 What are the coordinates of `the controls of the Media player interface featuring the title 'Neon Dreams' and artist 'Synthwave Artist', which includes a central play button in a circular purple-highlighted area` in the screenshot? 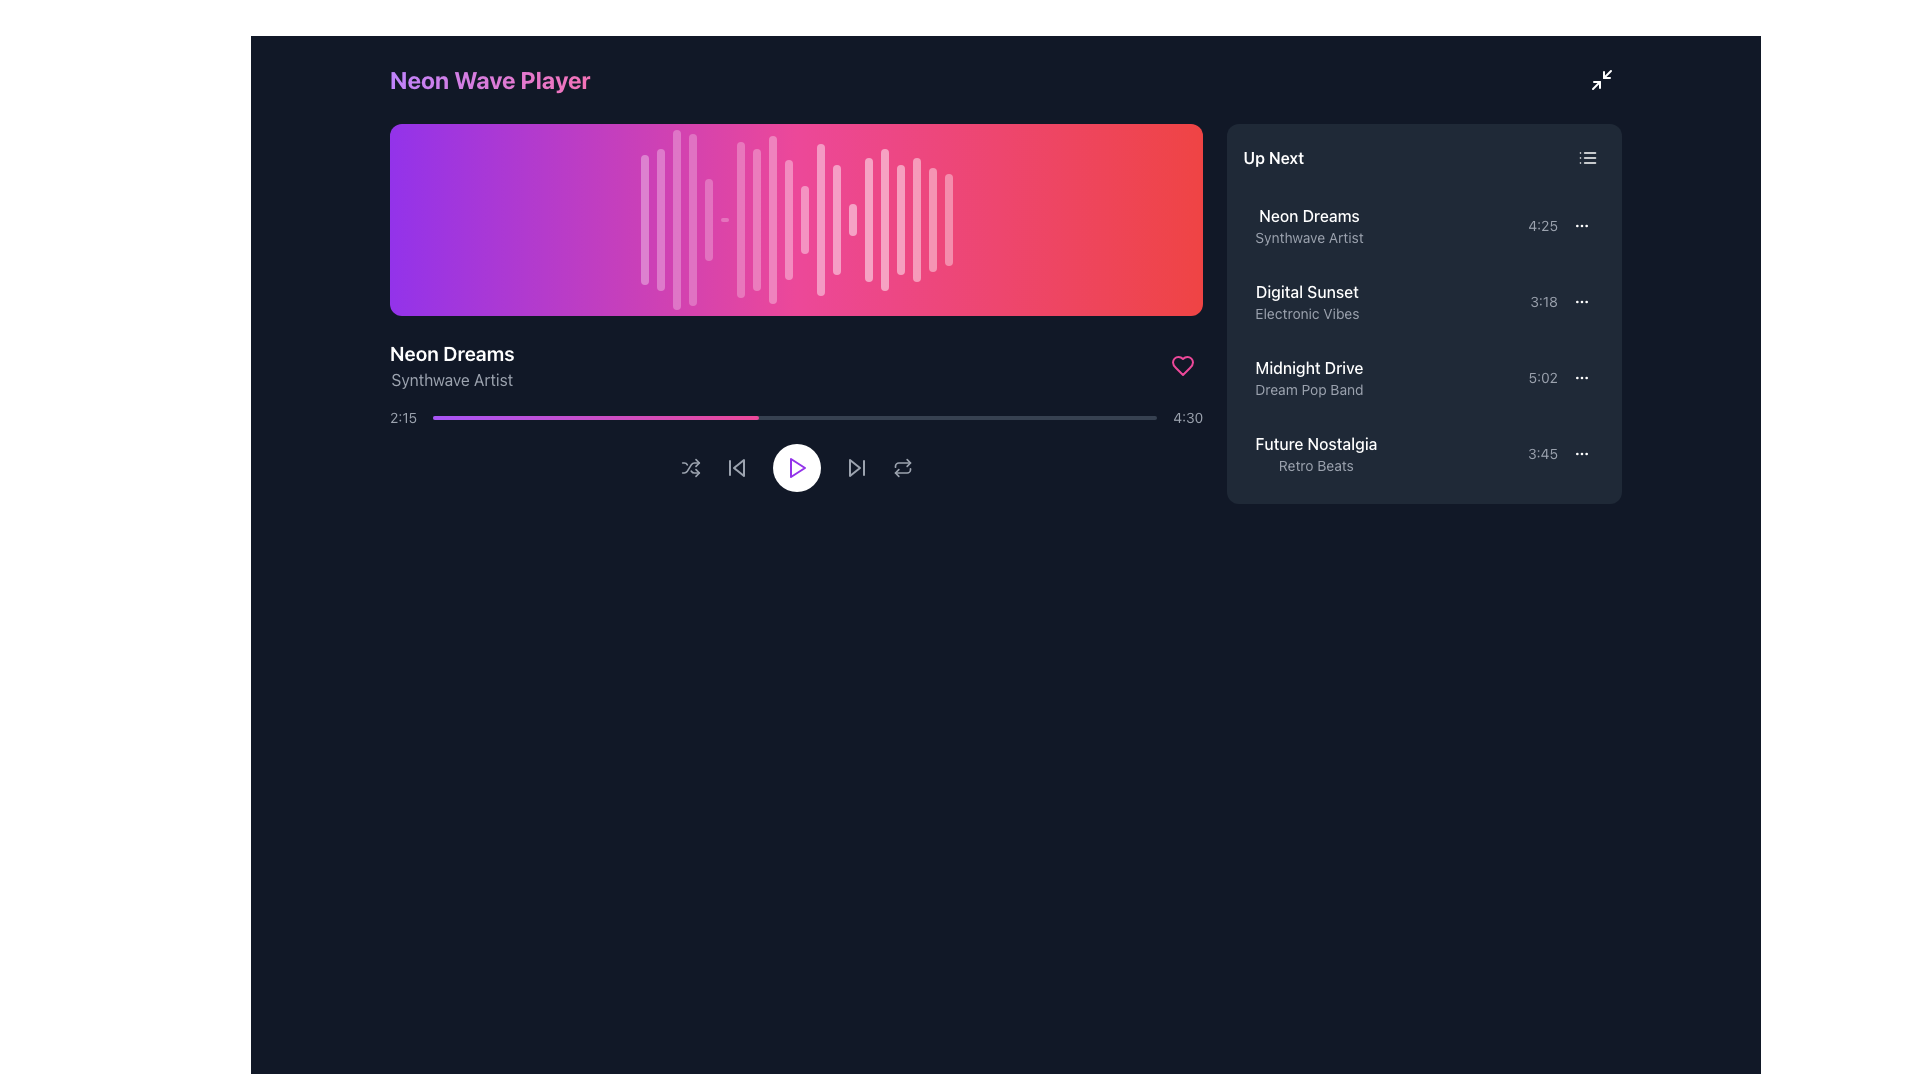 It's located at (795, 415).